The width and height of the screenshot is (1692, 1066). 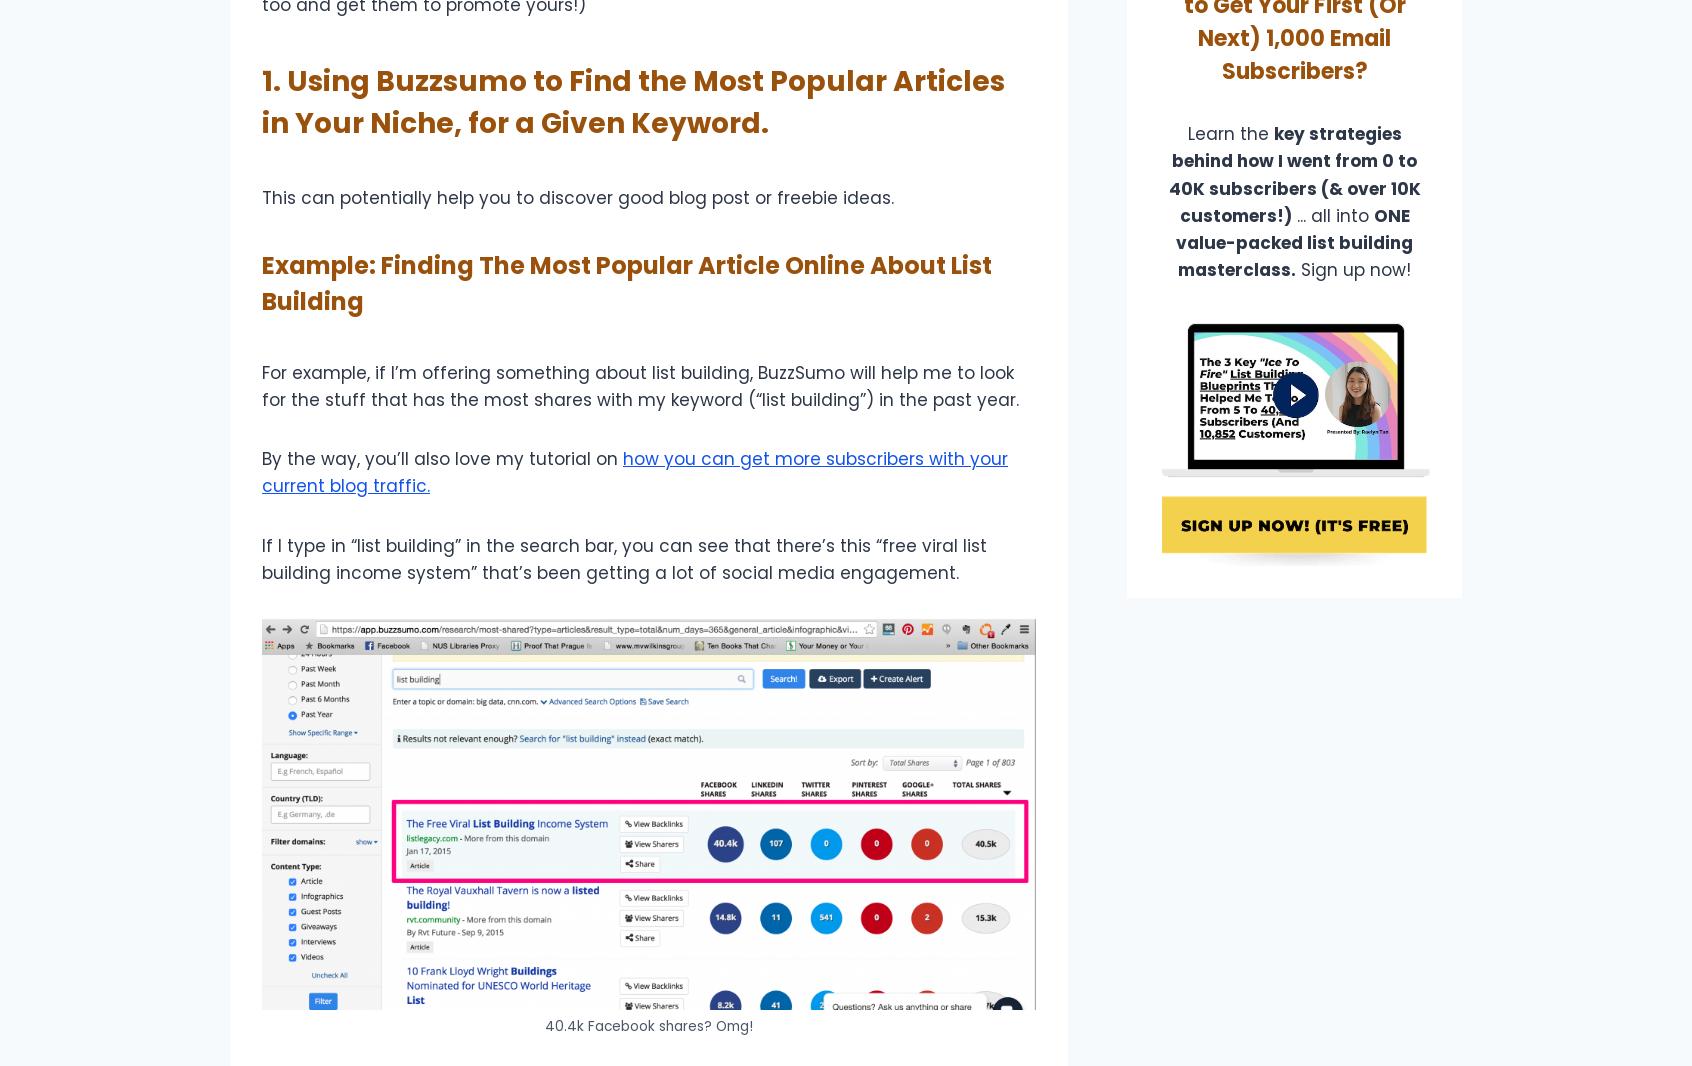 What do you see at coordinates (261, 100) in the screenshot?
I see `'1. Using Buzzsumo to Find the Most Popular Articles in Your Niche, for a Given Keyword.'` at bounding box center [261, 100].